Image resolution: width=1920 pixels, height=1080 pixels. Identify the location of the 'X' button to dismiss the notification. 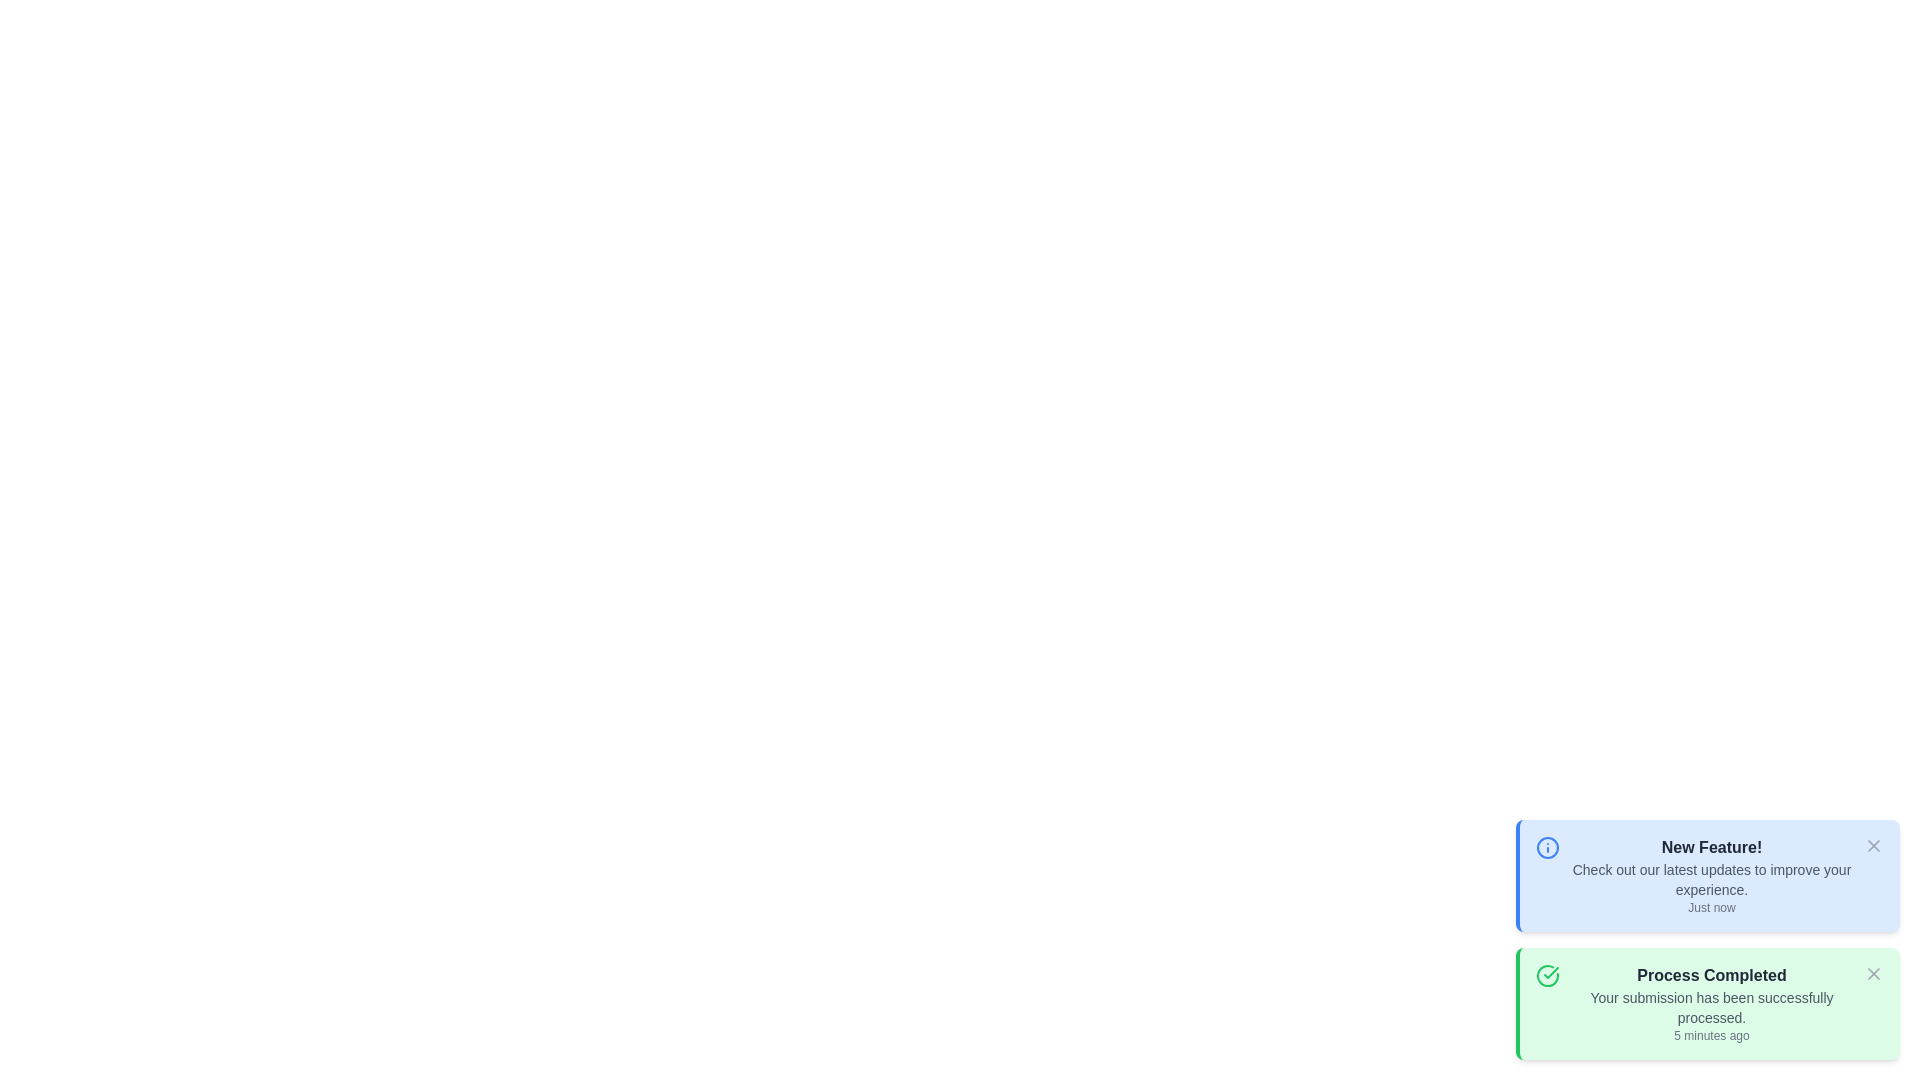
(1872, 845).